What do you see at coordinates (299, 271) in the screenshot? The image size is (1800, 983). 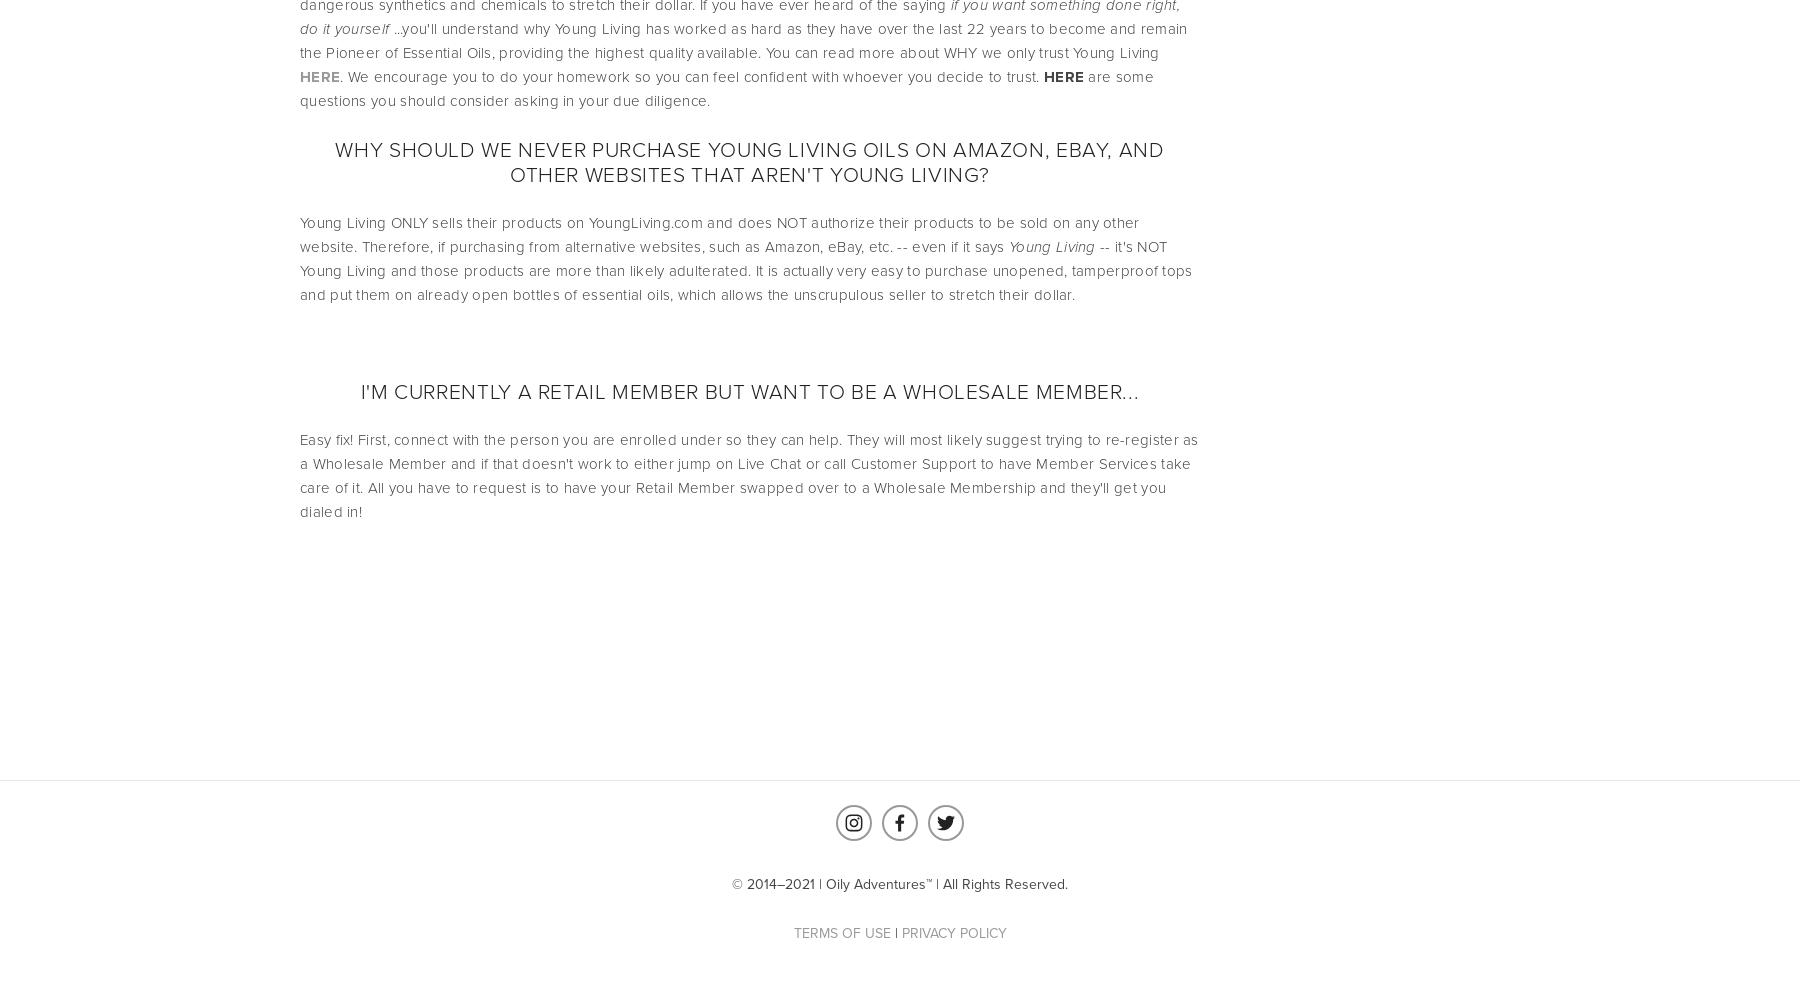 I see `'-- it's NOT Young Living and those products are more than likely adulterated. It is actually very easy to purchase unopened, tamperproof tops and put them on already open bottles of essential oils, which allows the unscrupulous seller to stretch their dollar.'` at bounding box center [299, 271].